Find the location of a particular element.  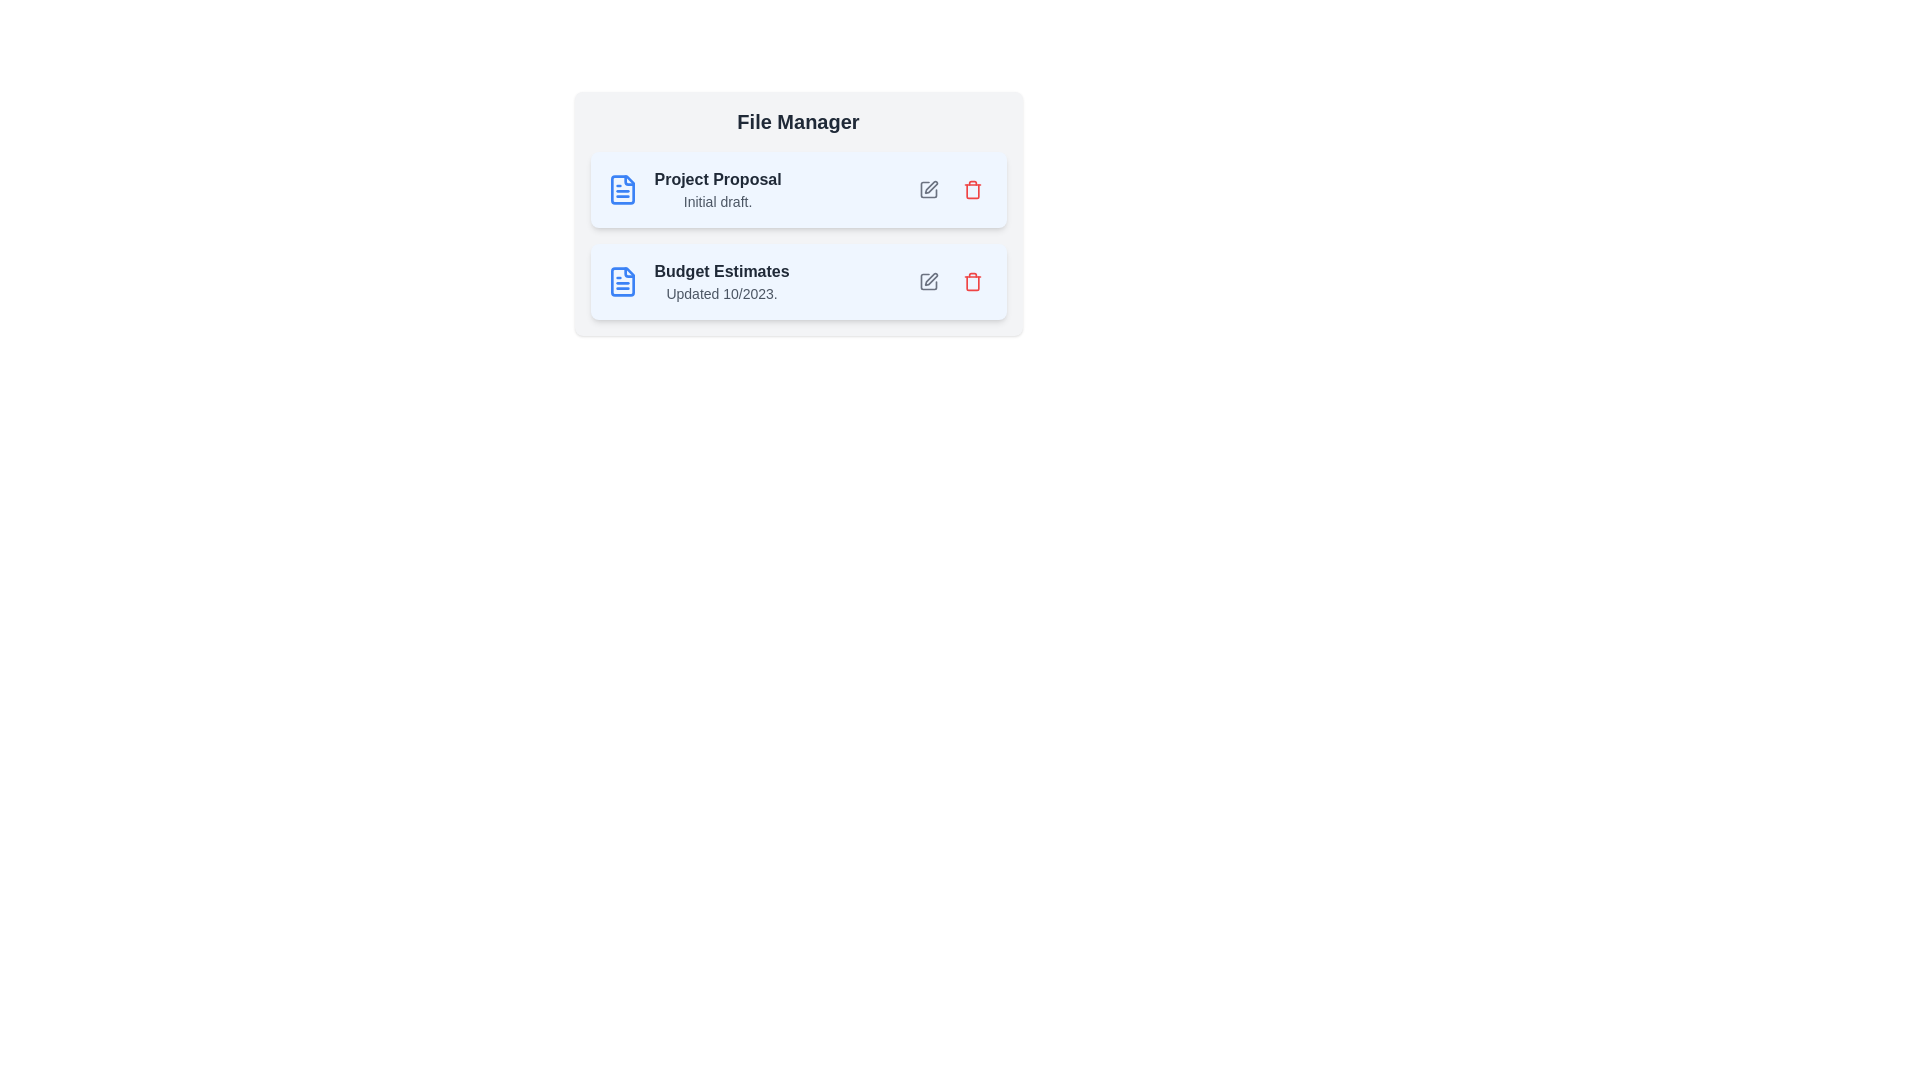

the file item labeled 'Project Proposal' is located at coordinates (797, 189).